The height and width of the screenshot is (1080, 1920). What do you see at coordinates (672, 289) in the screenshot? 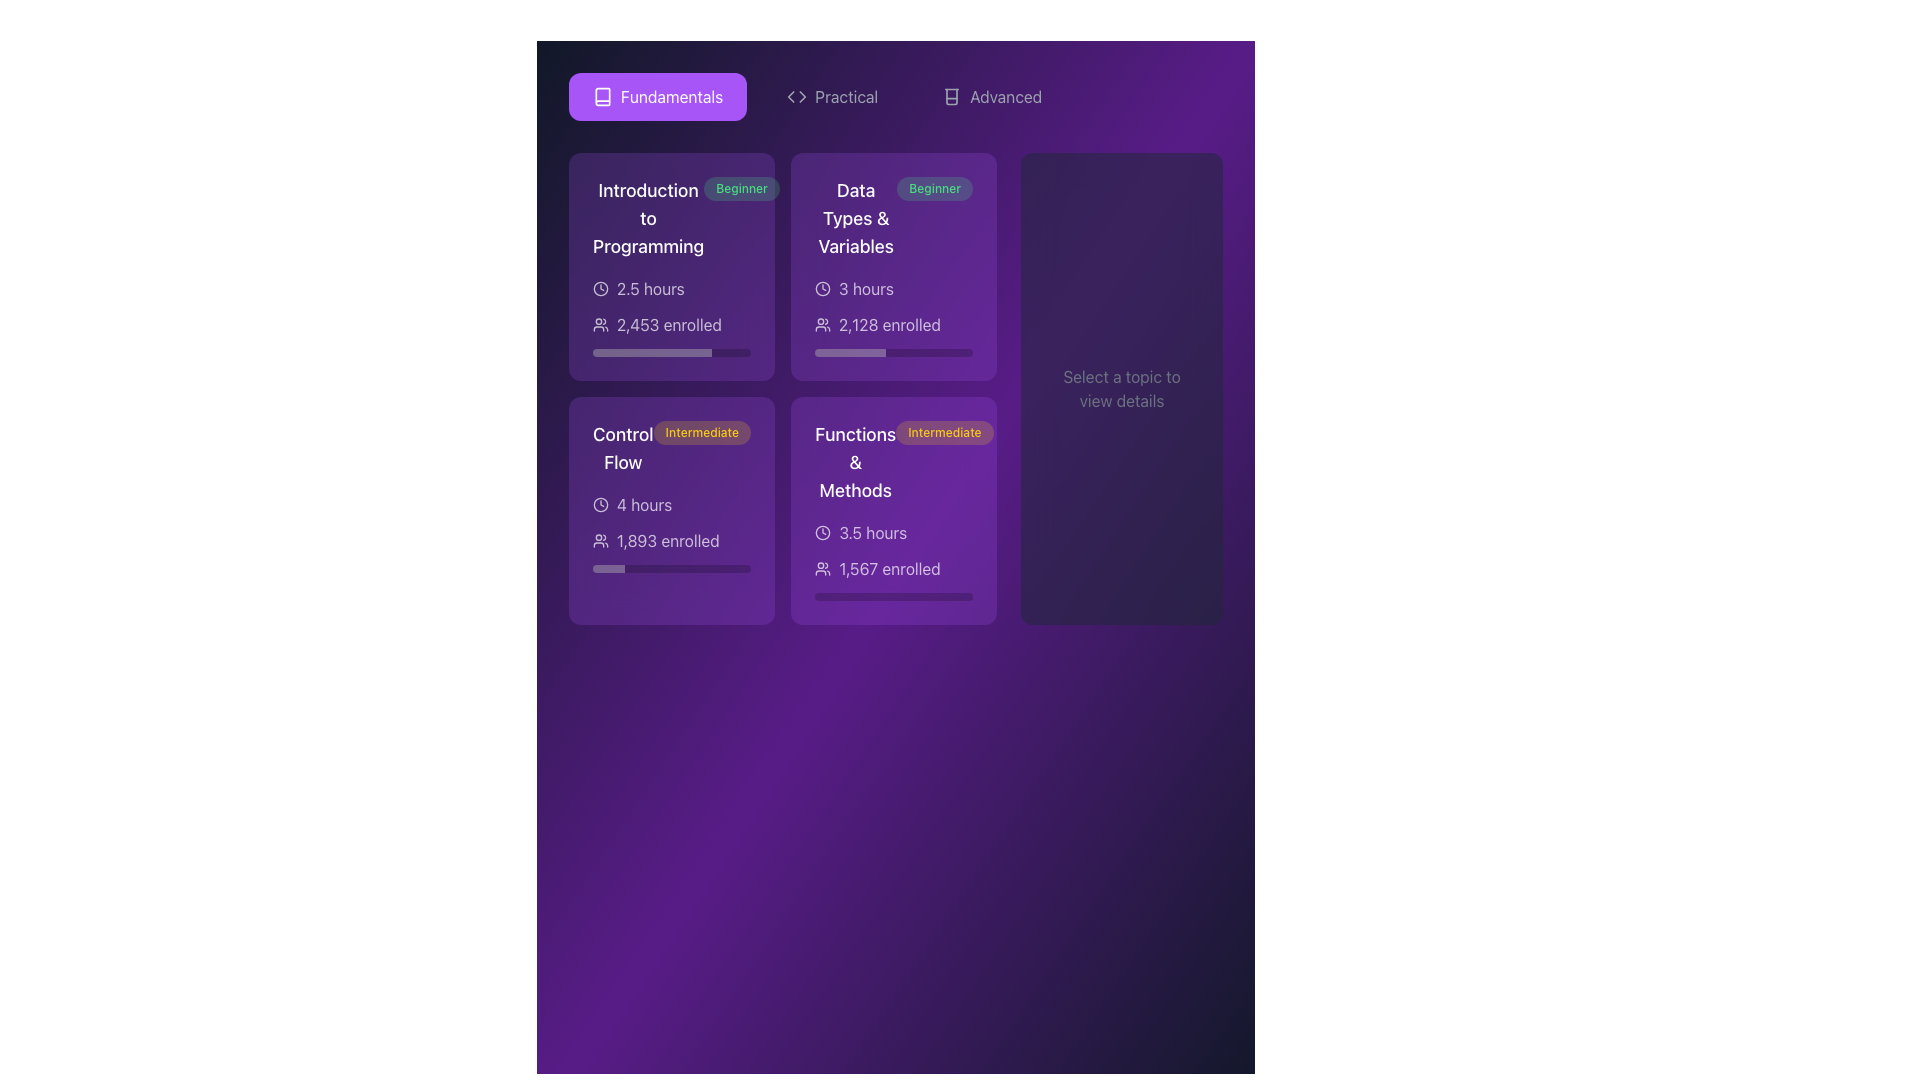
I see `displayed information of the text element '2.5 hours' with the clock icon, located in the first card under the 'Fundamentals' section, beneath 'Introduction to Programming'` at bounding box center [672, 289].